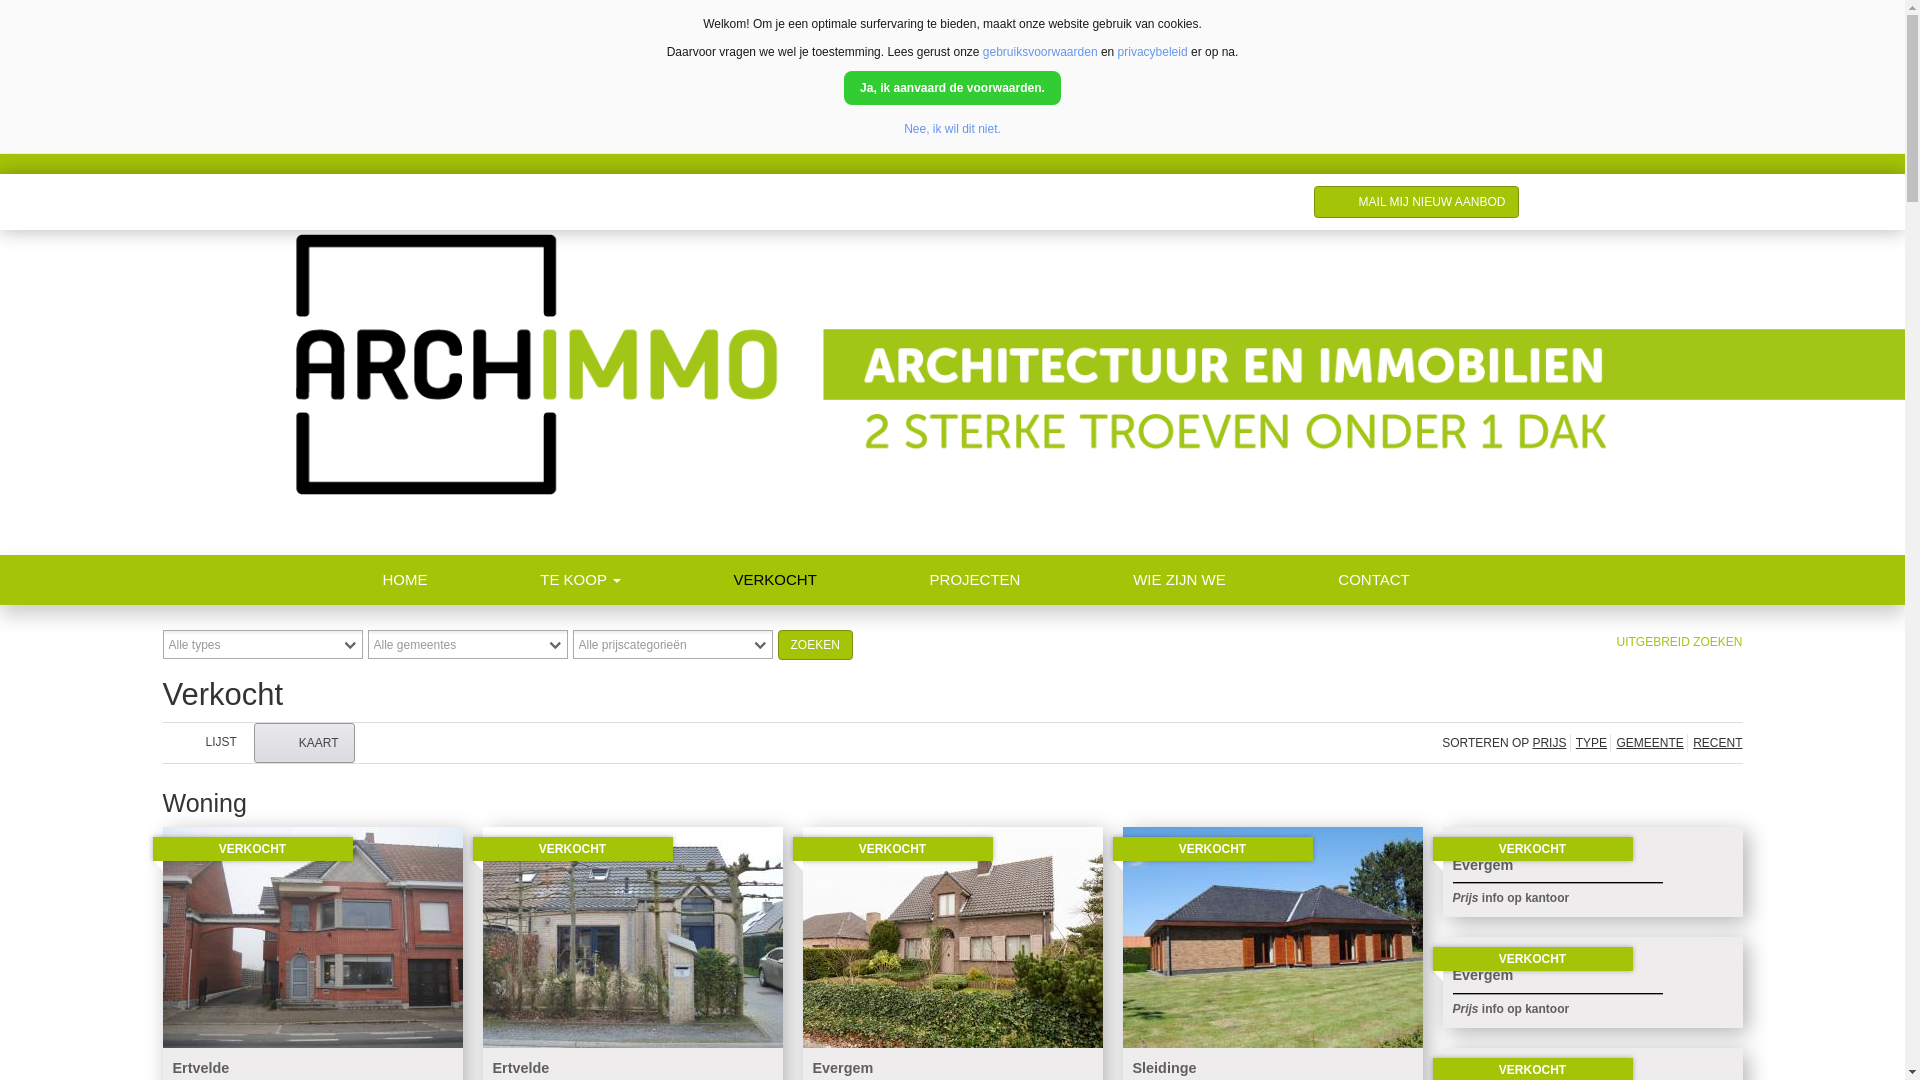  Describe the element at coordinates (951, 128) in the screenshot. I see `'Nee, ik wil dit niet.'` at that location.